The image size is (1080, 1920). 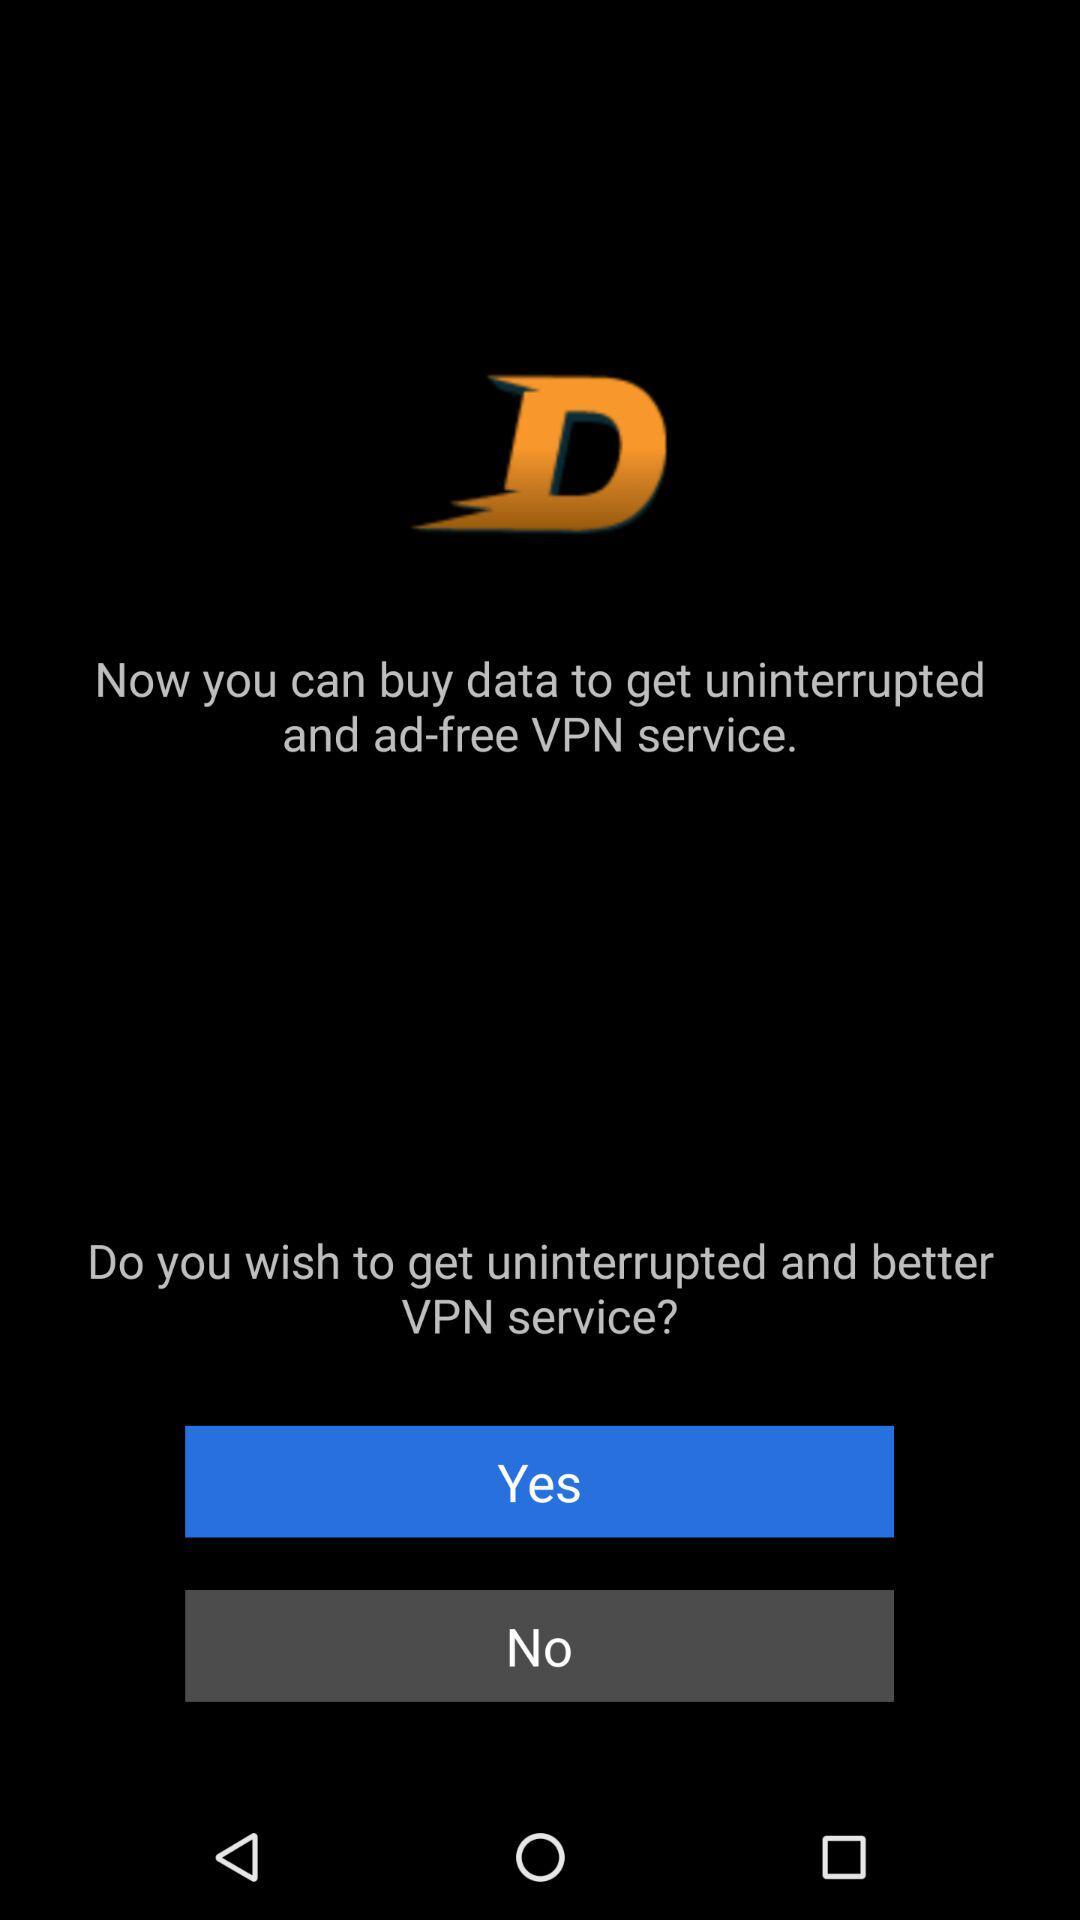 I want to click on the no, so click(x=538, y=1645).